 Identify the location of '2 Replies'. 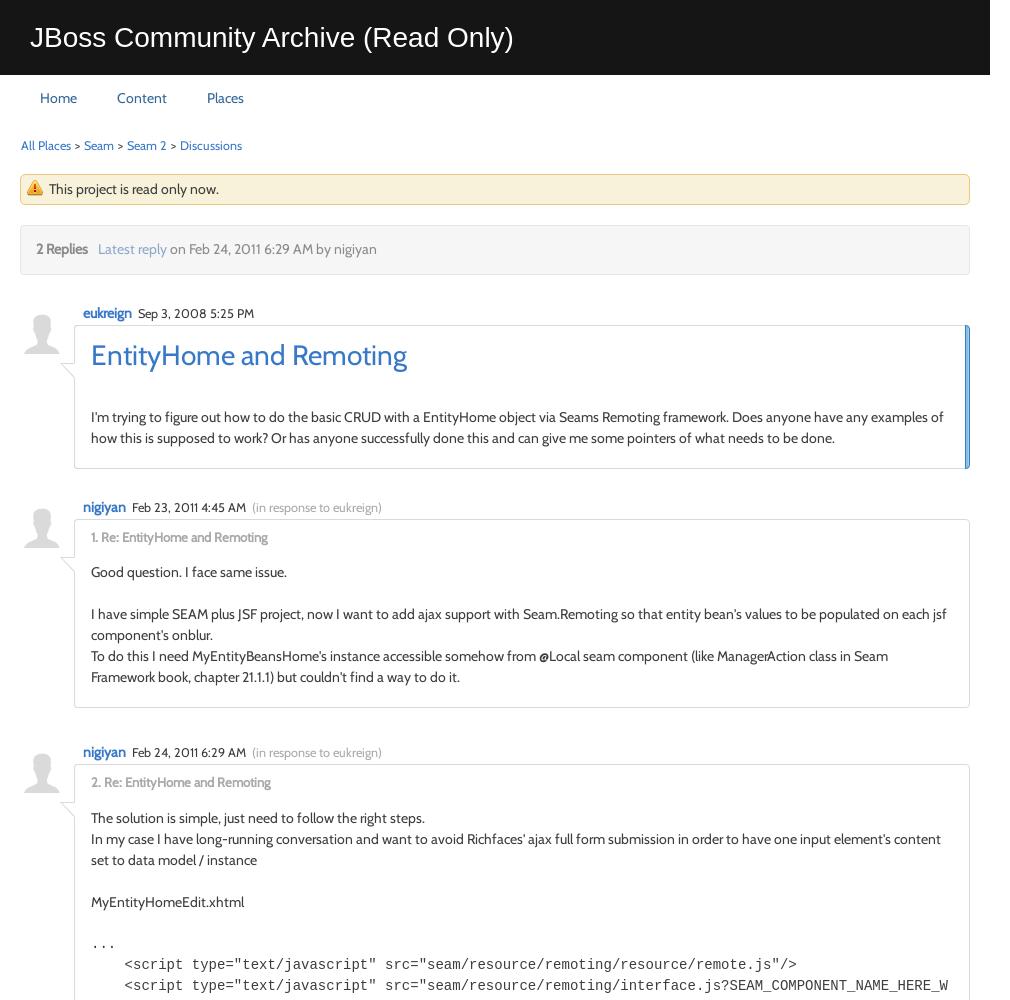
(61, 248).